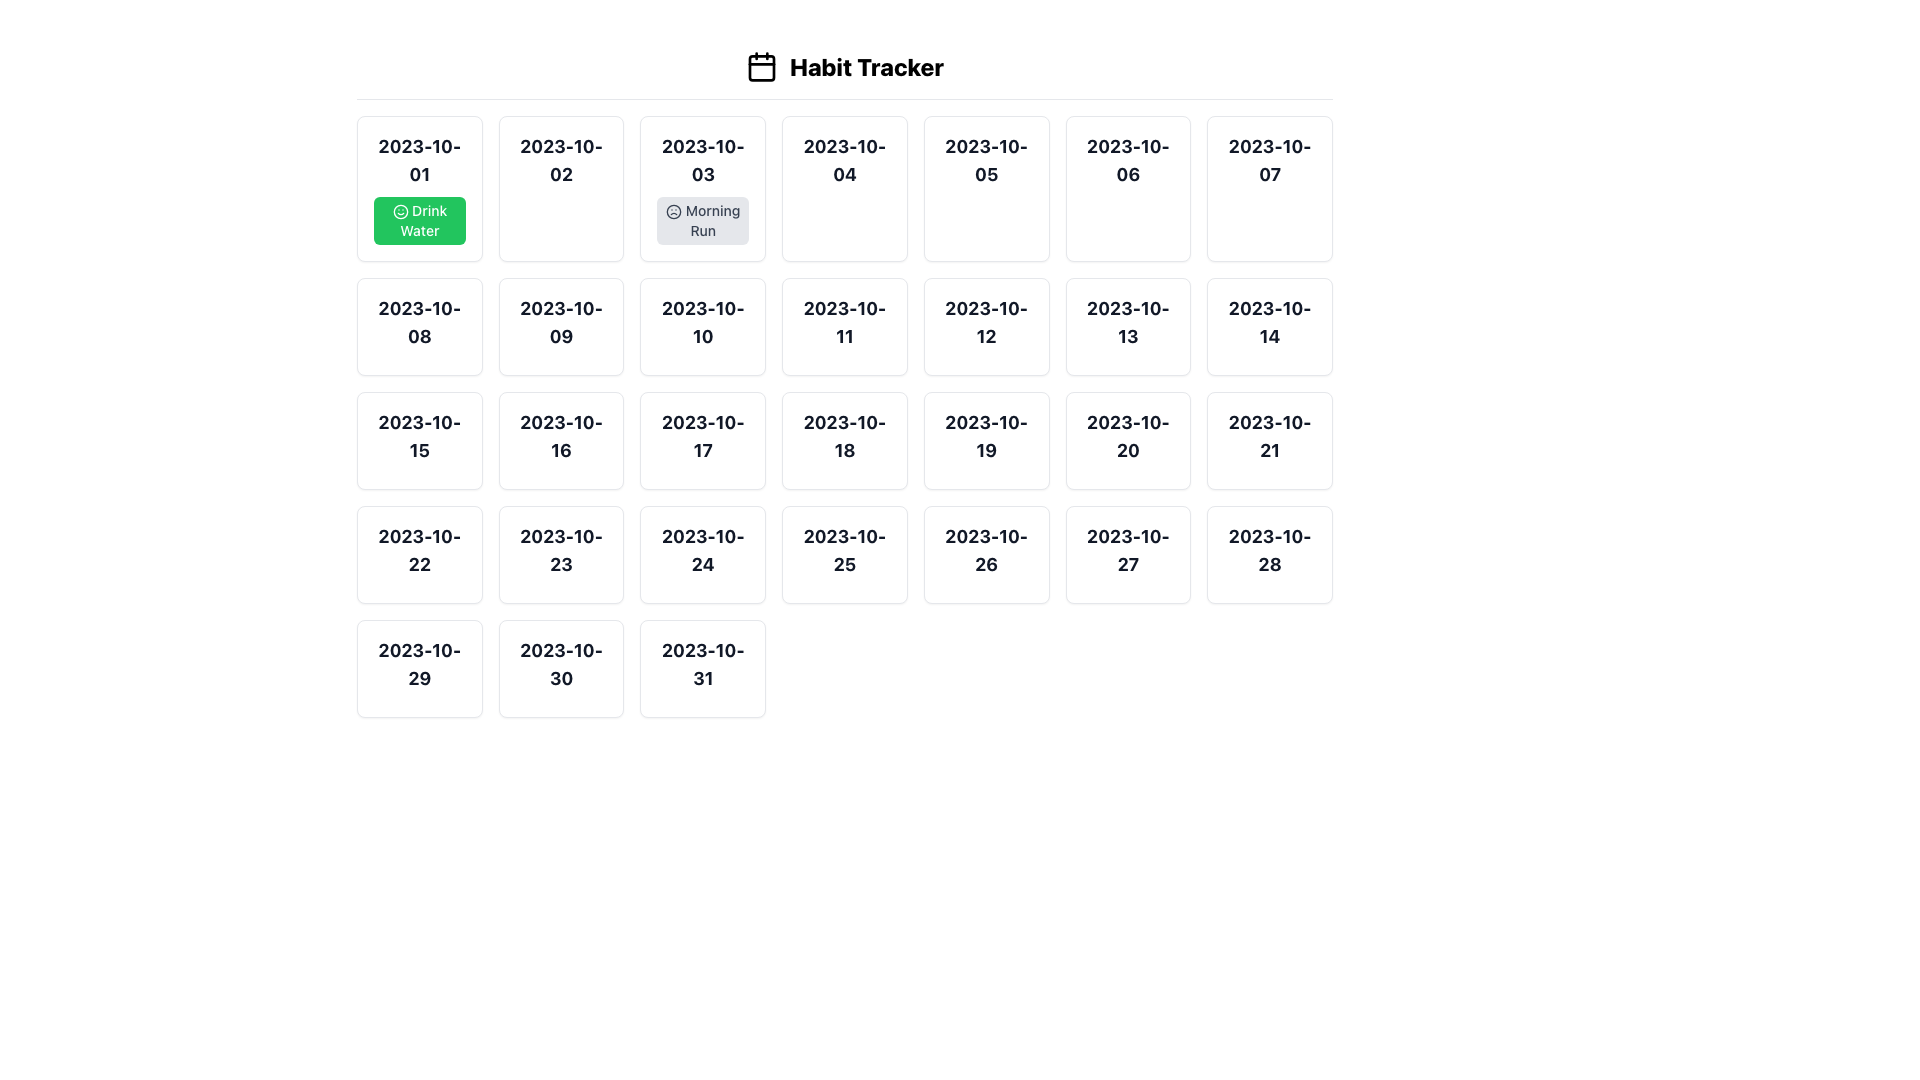  What do you see at coordinates (1269, 551) in the screenshot?
I see `the text label displaying the date '2023-10-28' located in the sixth row and fifth column of the habit tracker interface` at bounding box center [1269, 551].